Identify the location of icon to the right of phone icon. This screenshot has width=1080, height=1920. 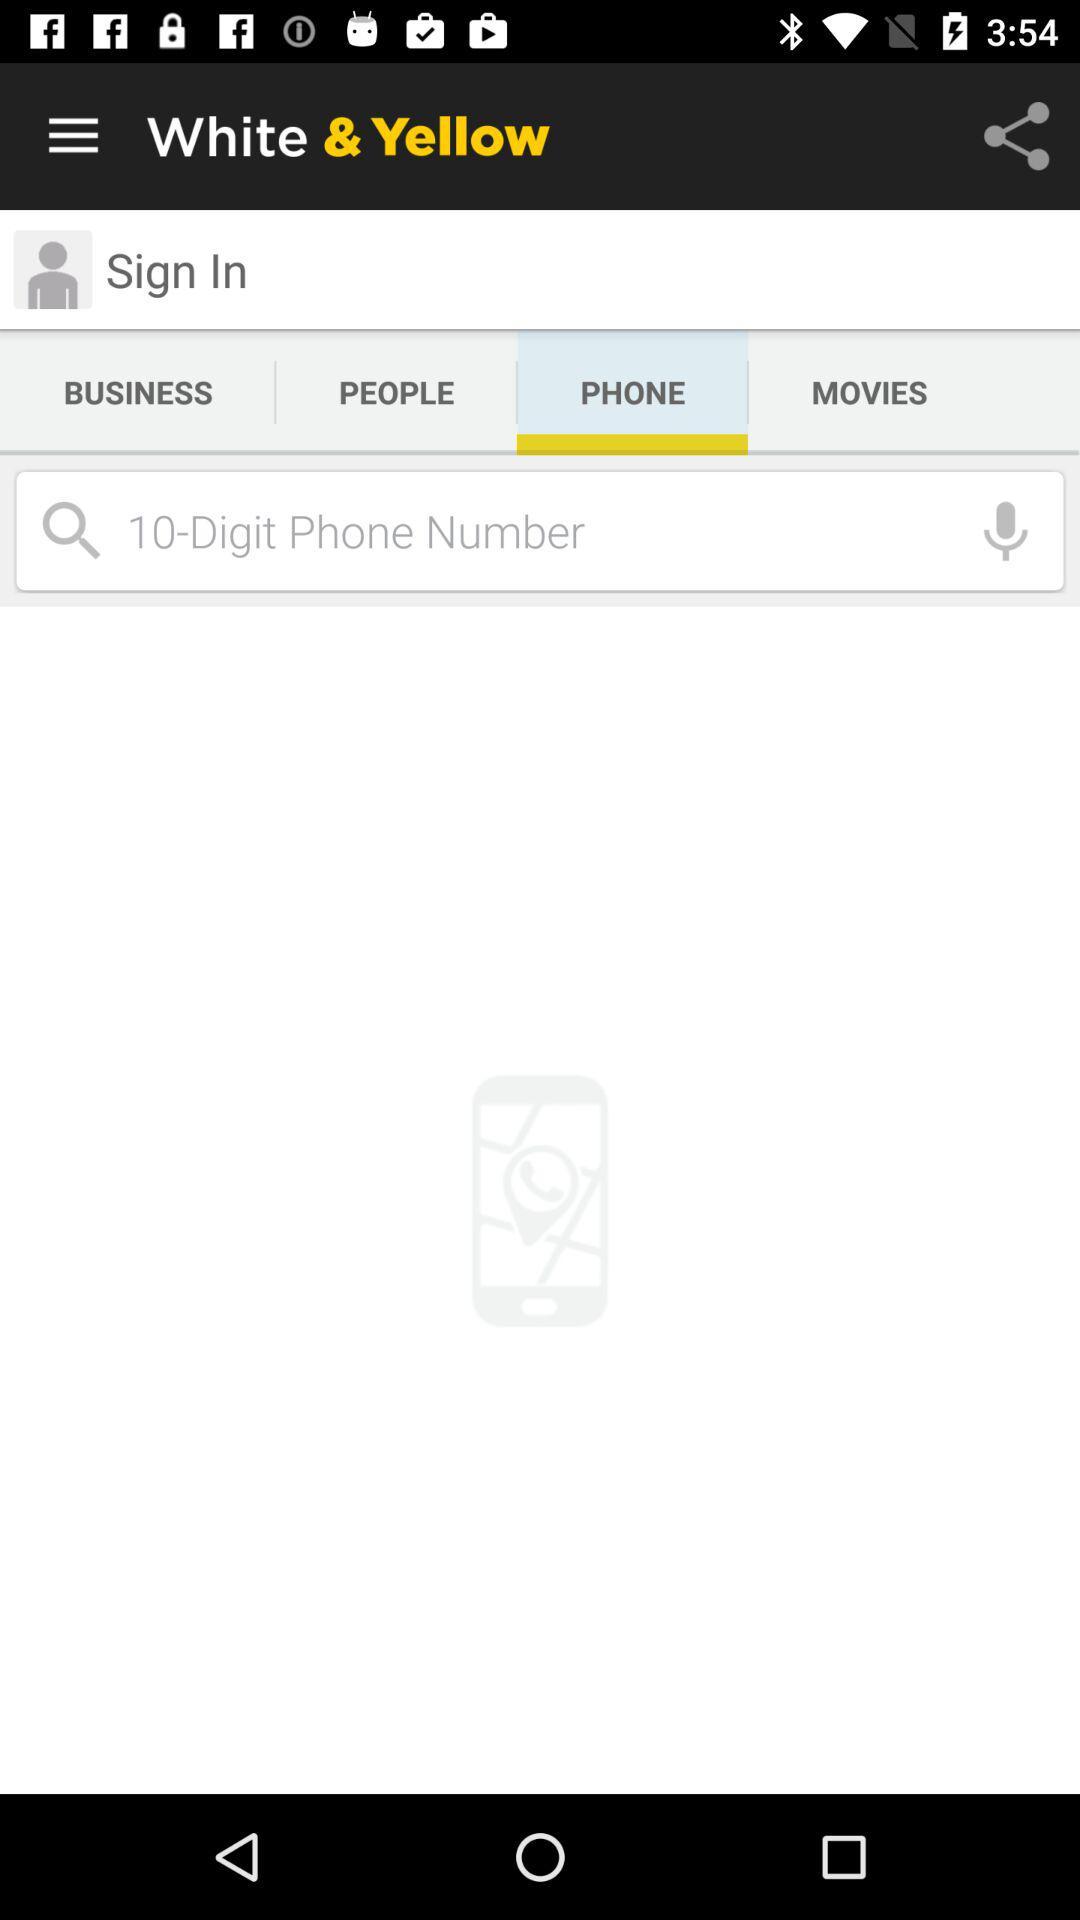
(868, 392).